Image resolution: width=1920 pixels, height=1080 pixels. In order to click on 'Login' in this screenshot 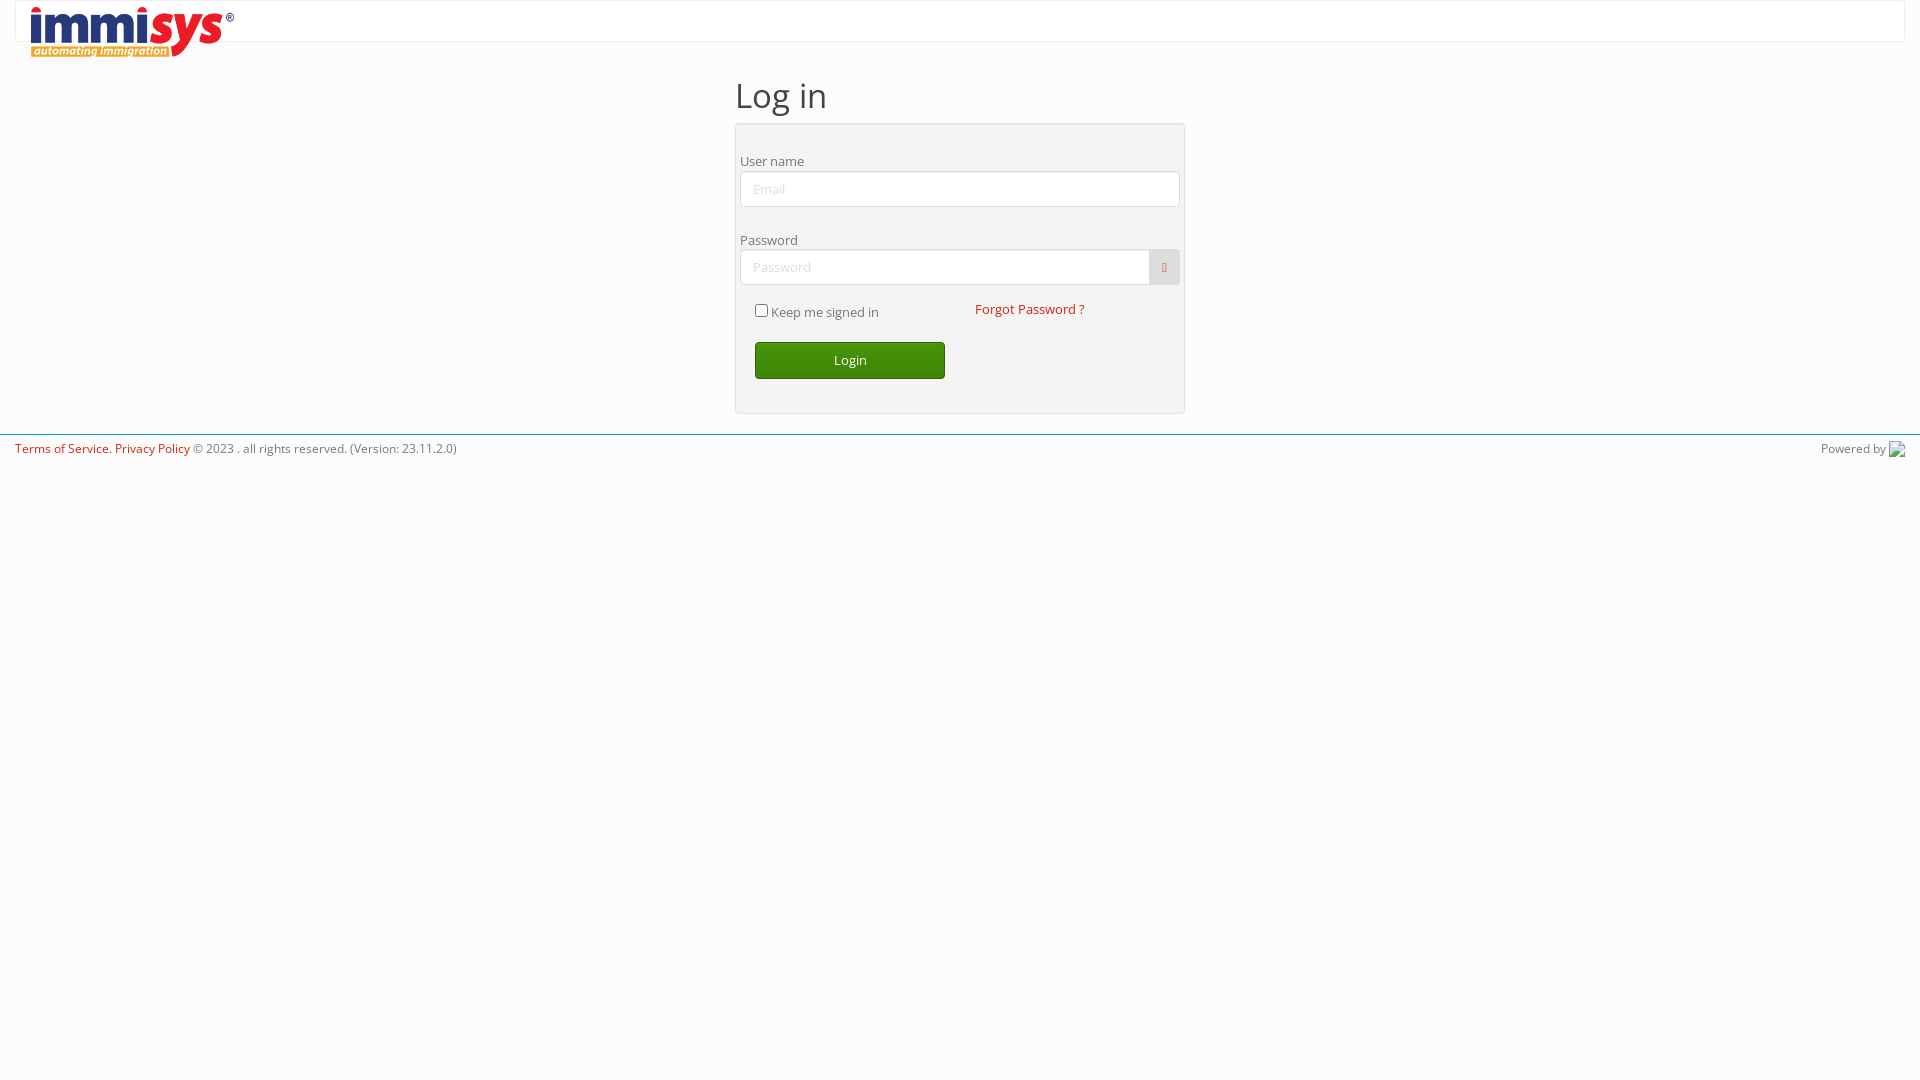, I will do `click(849, 360)`.